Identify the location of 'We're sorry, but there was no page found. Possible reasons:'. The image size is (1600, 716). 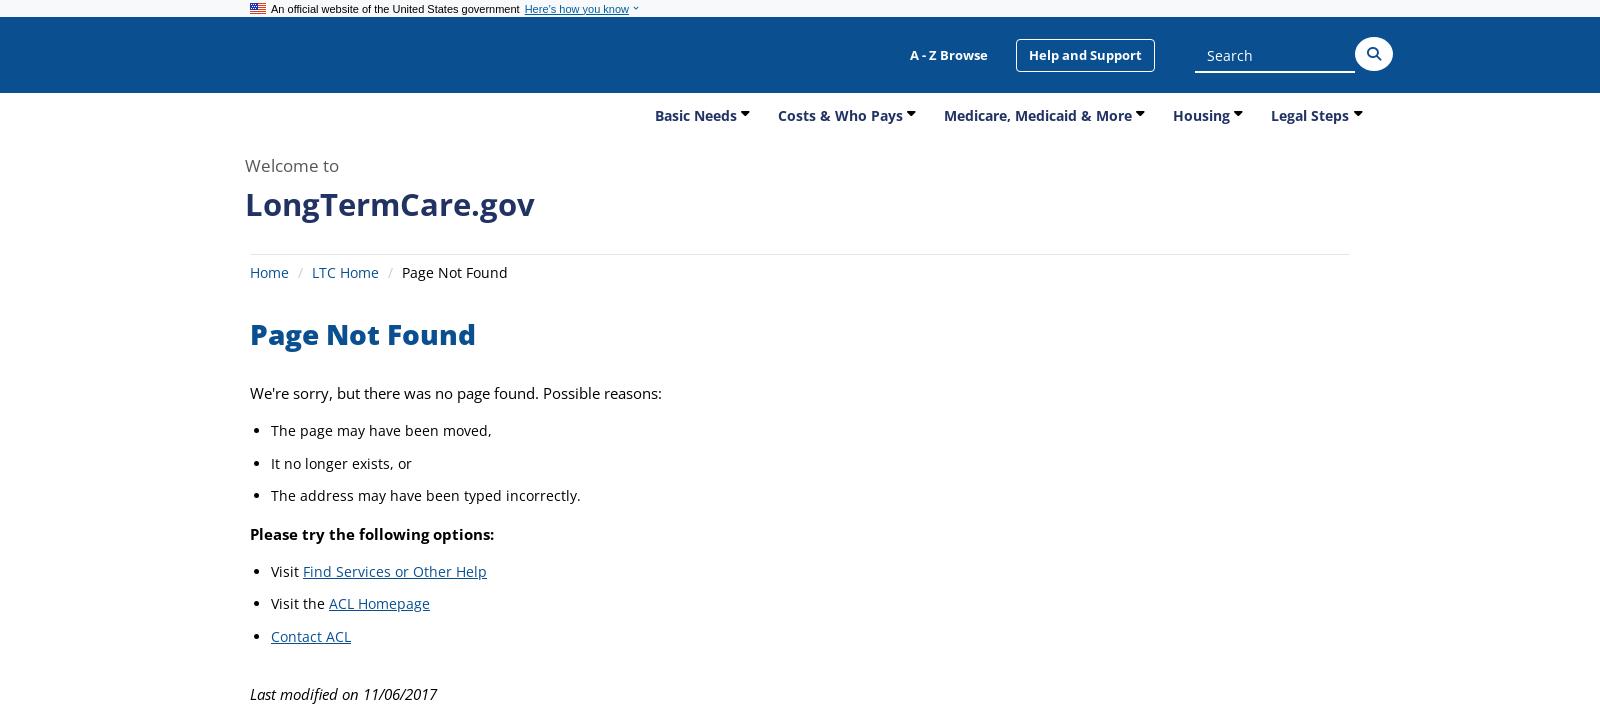
(454, 391).